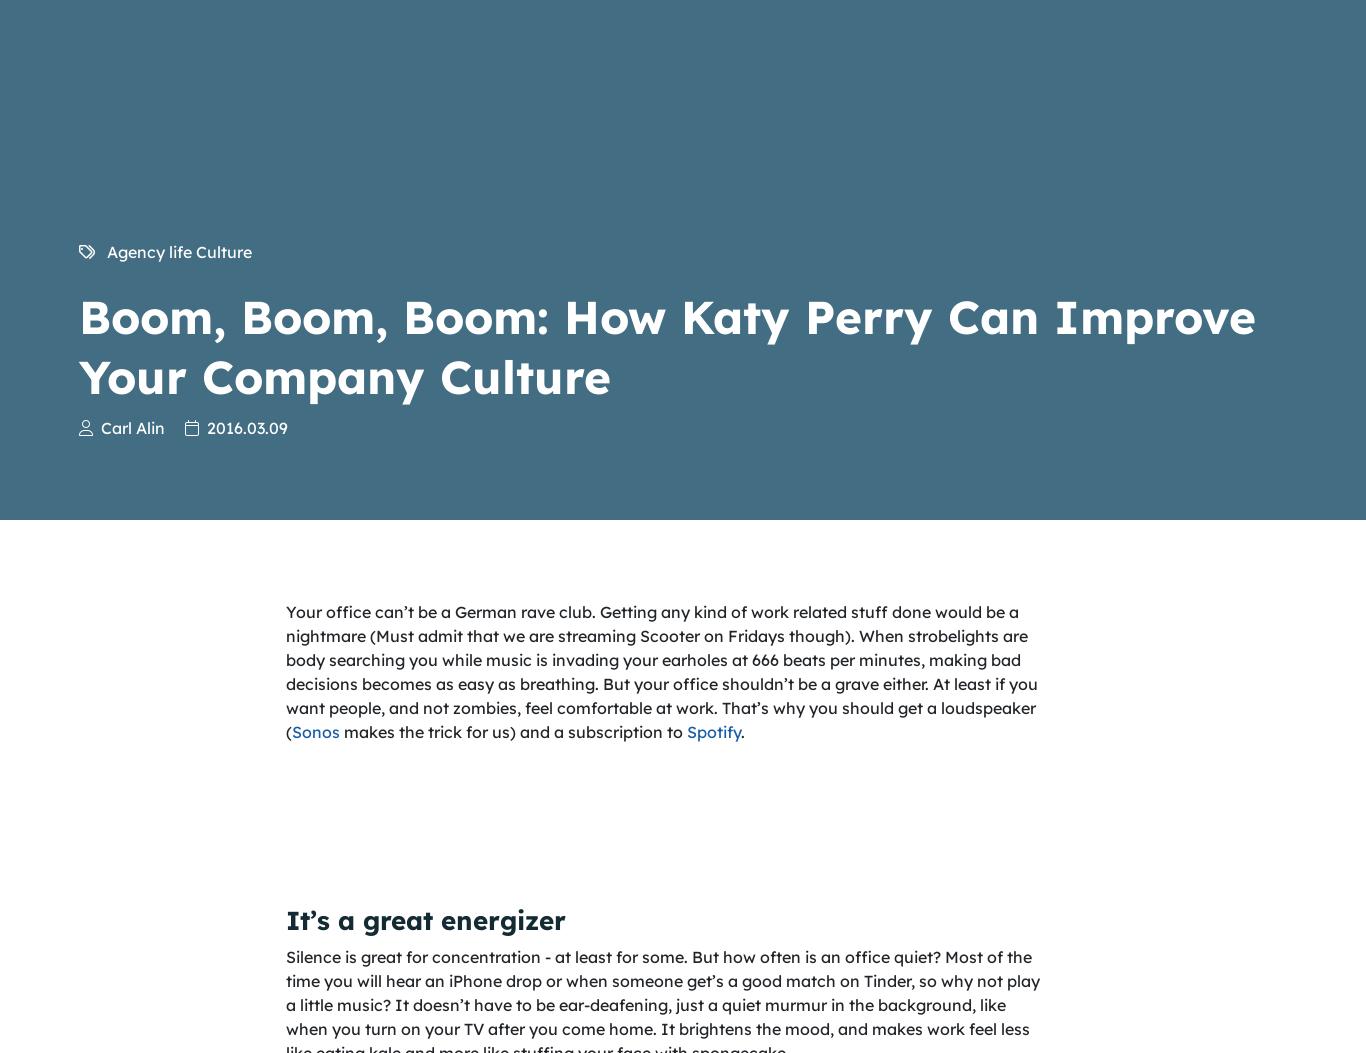  Describe the element at coordinates (534, 852) in the screenshot. I see `'Solutions'` at that location.